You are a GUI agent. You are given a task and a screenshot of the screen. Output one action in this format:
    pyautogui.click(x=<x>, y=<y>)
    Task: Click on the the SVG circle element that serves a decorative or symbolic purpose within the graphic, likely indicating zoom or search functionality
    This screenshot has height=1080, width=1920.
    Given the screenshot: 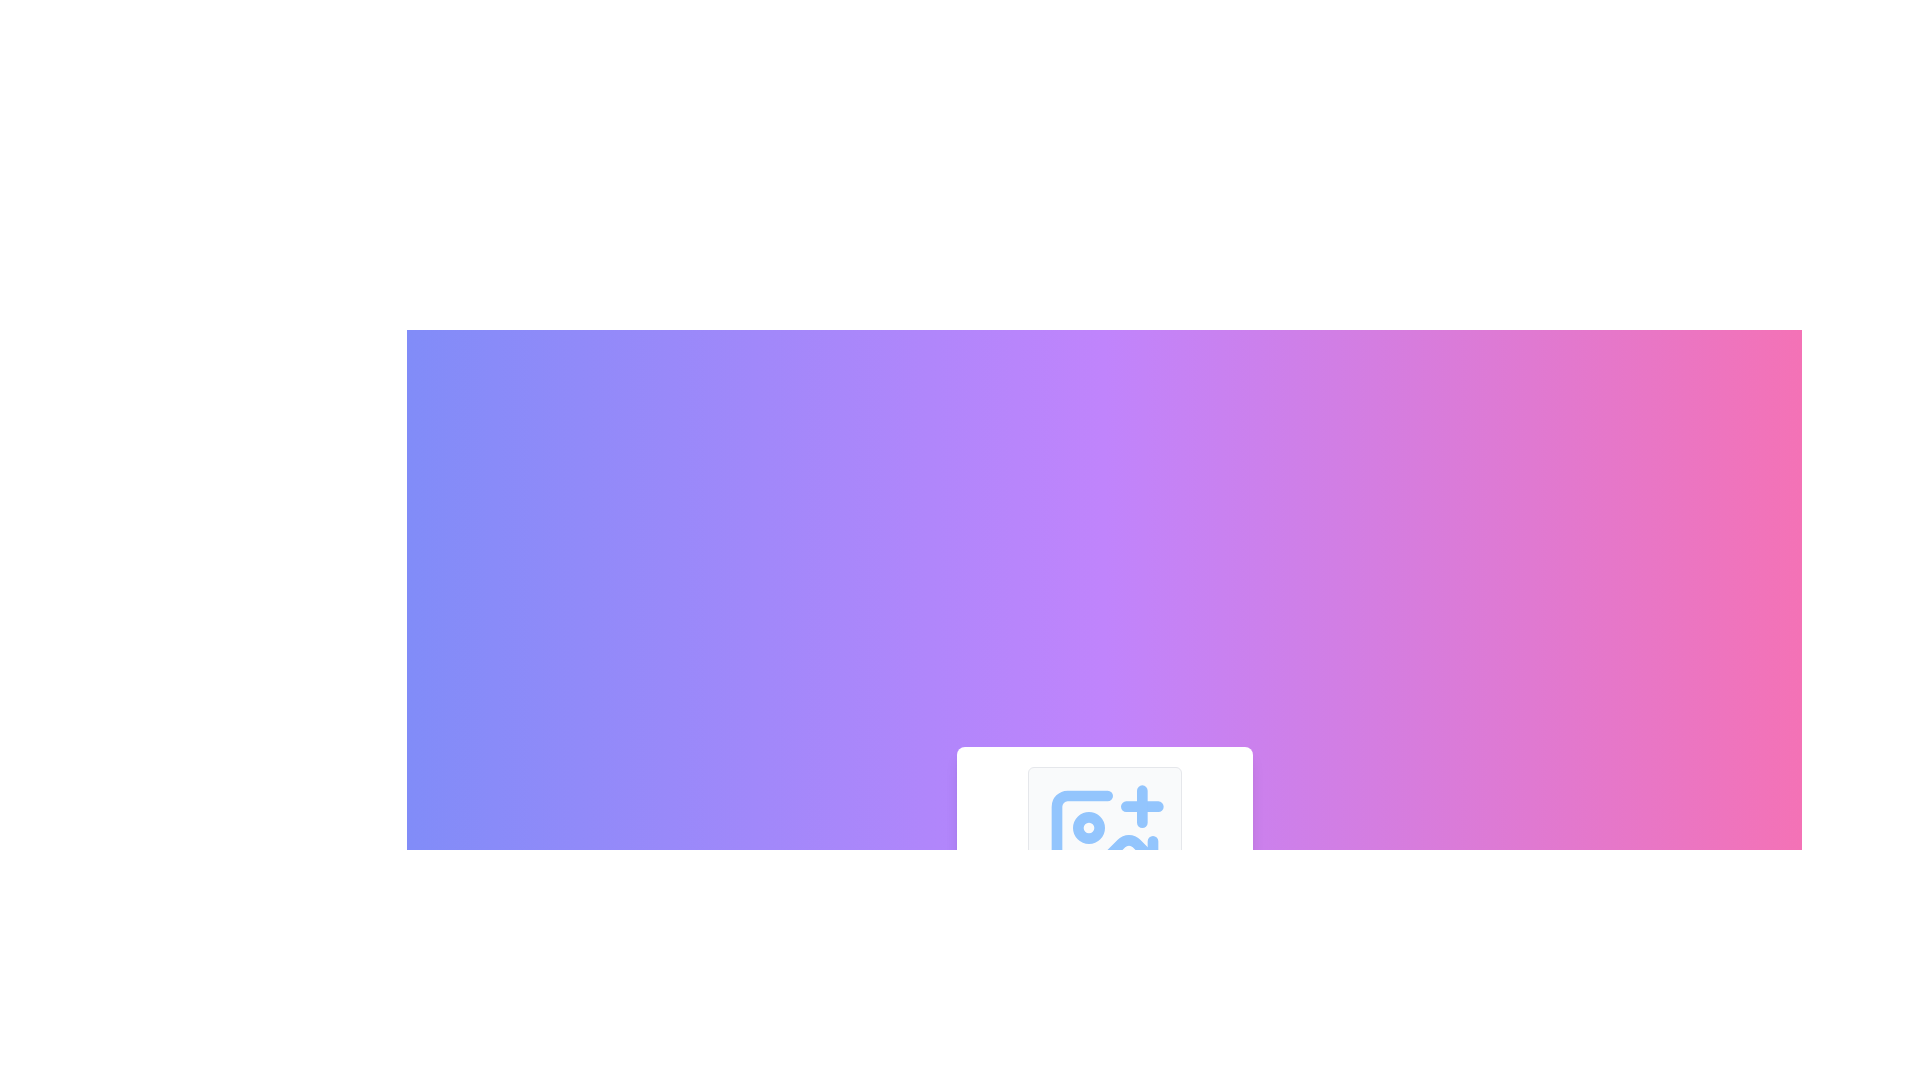 What is the action you would take?
    pyautogui.click(x=1068, y=953)
    